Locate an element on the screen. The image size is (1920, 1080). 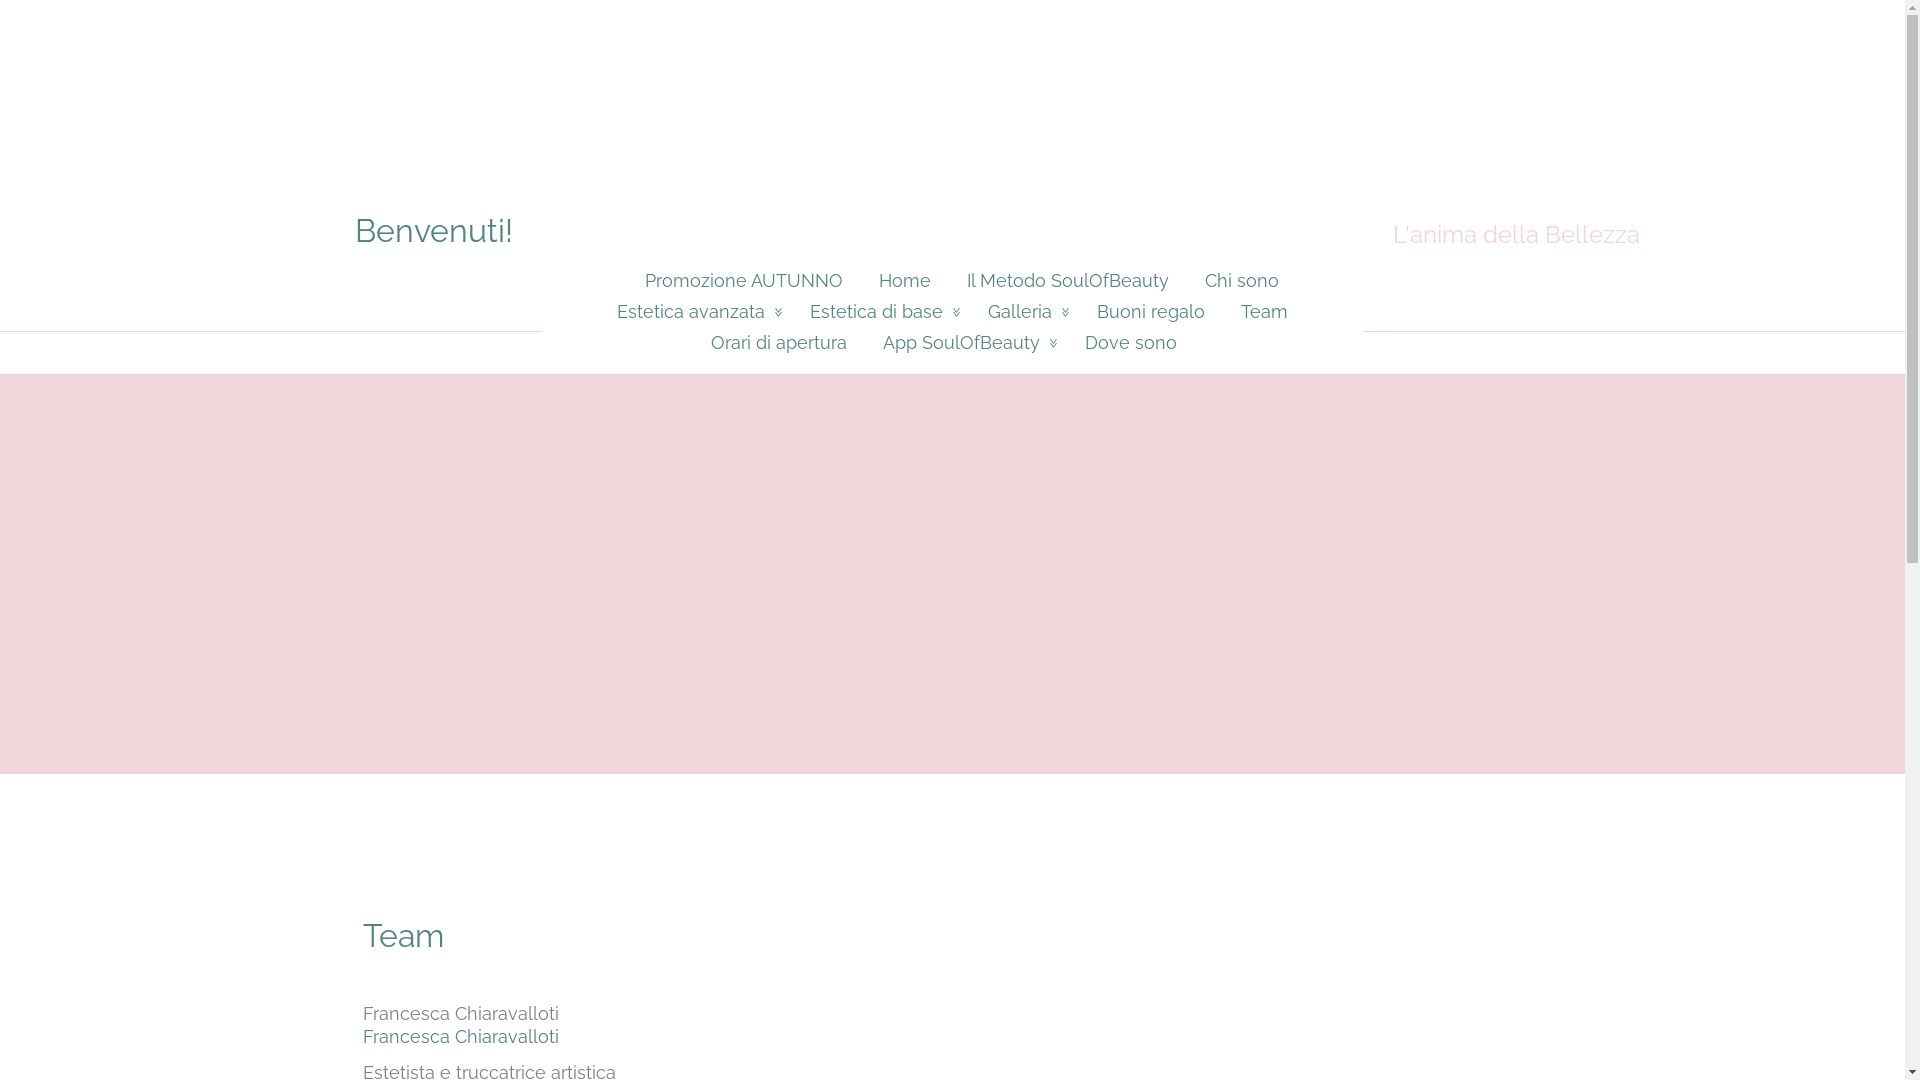
'Galleria' is located at coordinates (1024, 311).